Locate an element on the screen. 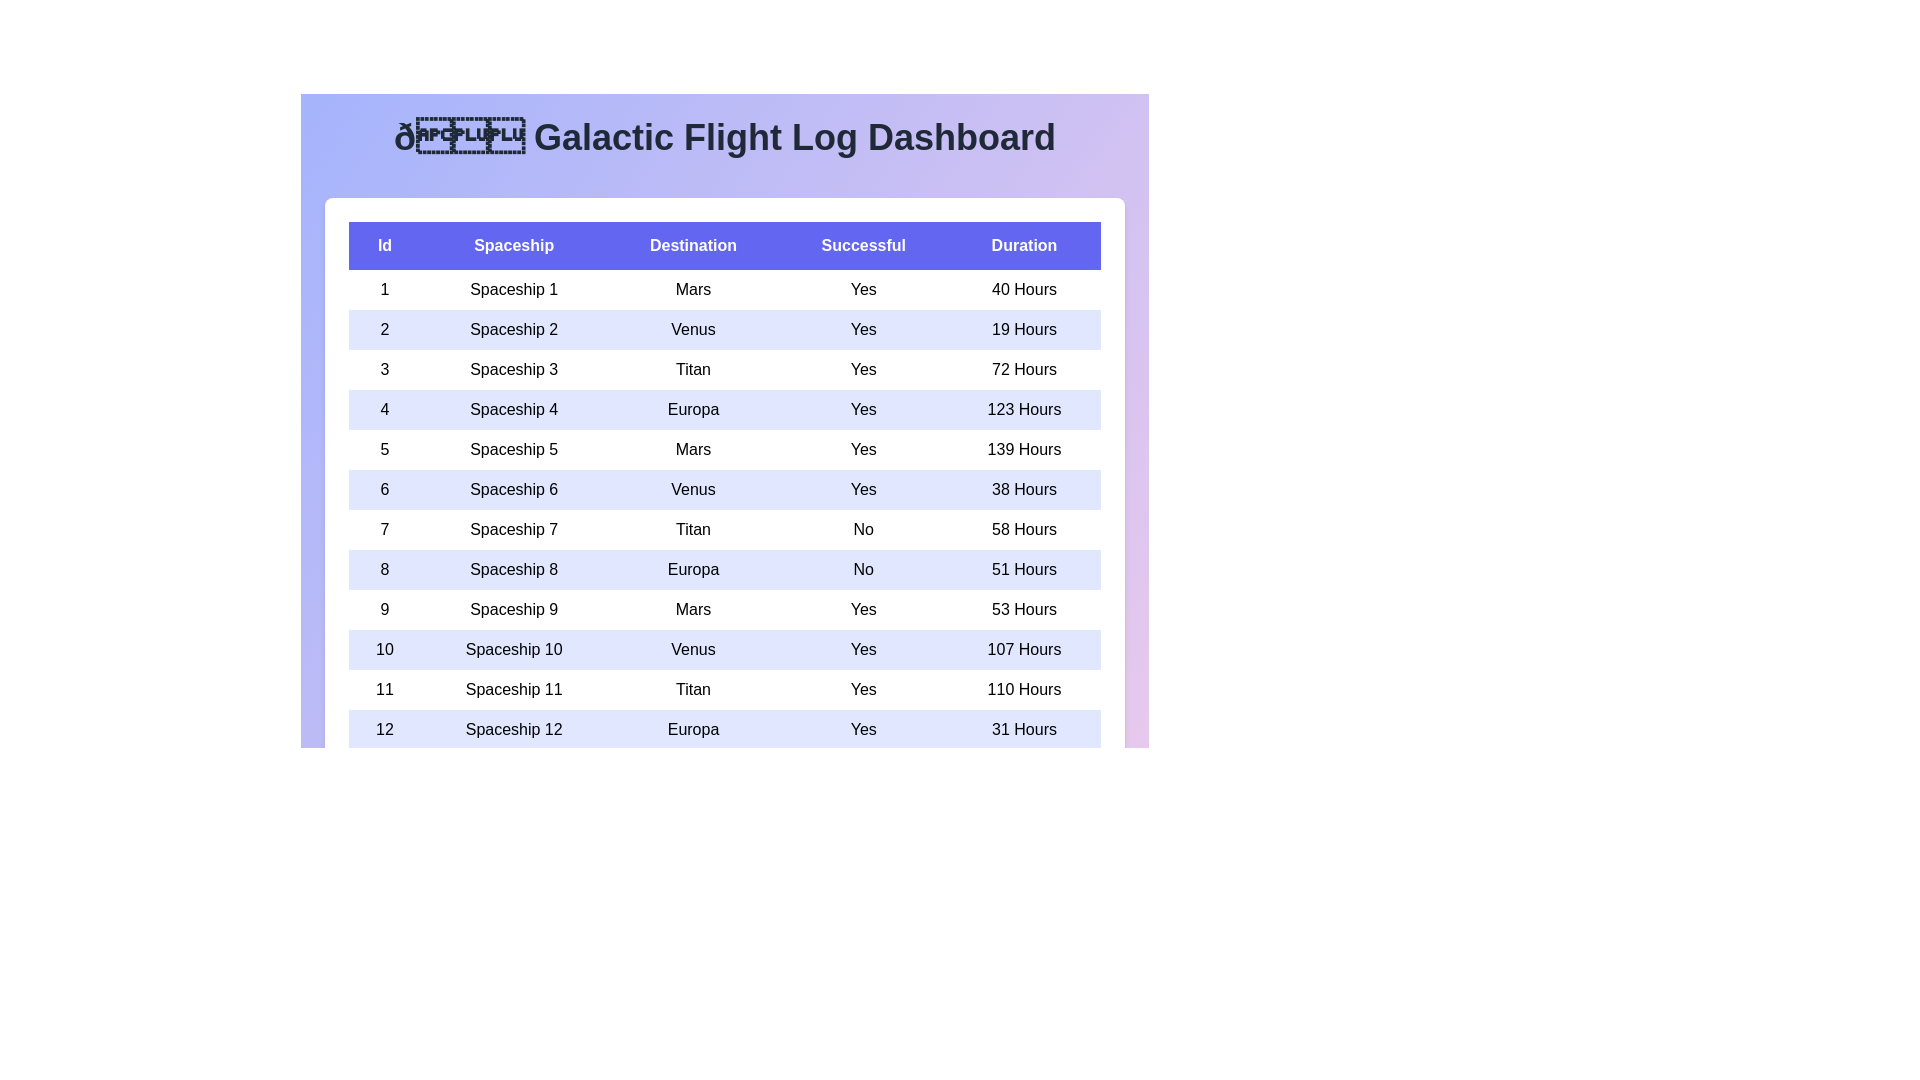 Image resolution: width=1920 pixels, height=1080 pixels. the column header labeled Spaceship to sort the rows based on that column is located at coordinates (514, 245).